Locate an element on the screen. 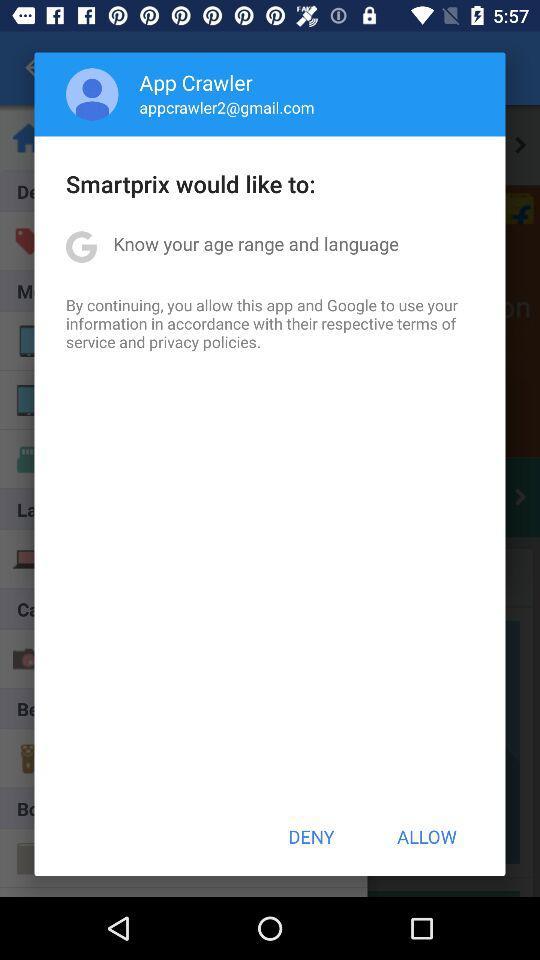 The height and width of the screenshot is (960, 540). the item to the left of app crawler is located at coordinates (91, 94).